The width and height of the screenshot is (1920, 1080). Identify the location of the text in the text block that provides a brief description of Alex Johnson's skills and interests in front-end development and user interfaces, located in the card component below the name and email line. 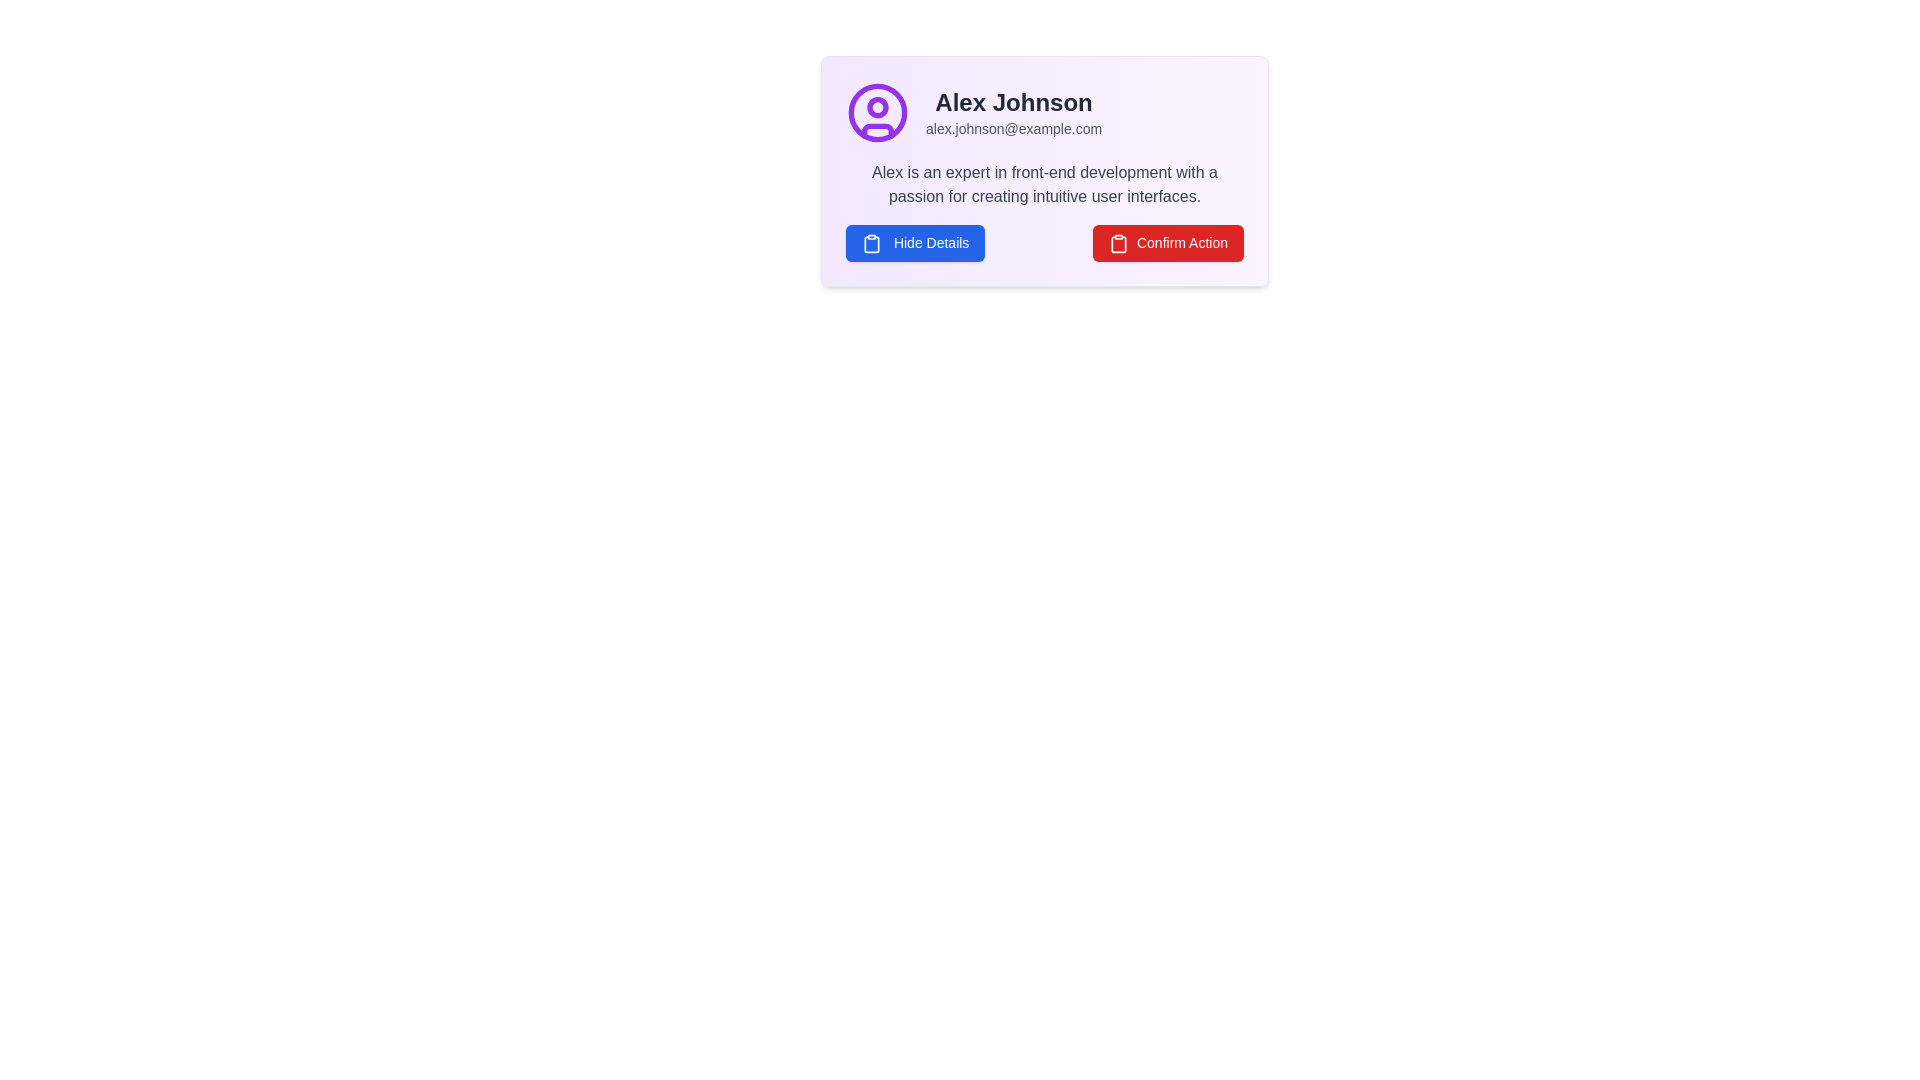
(1044, 185).